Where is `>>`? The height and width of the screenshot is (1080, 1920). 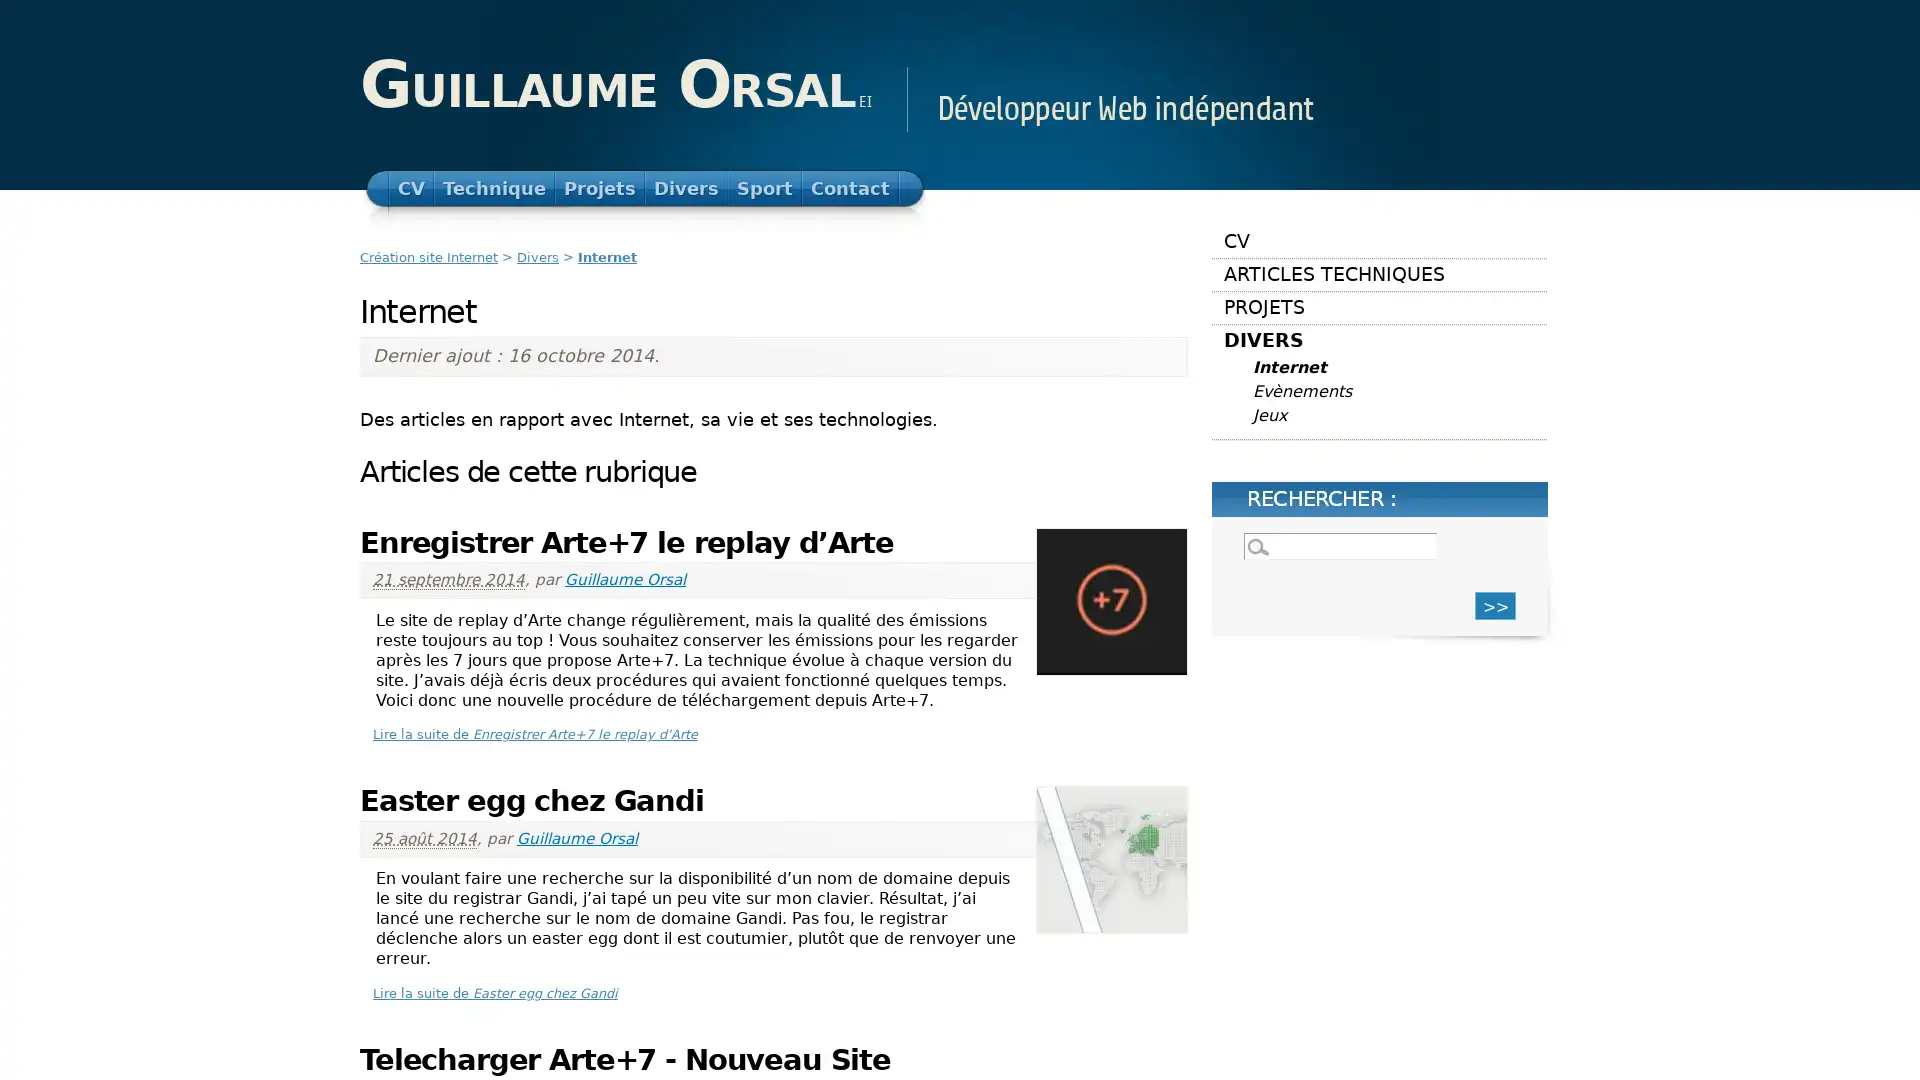
>> is located at coordinates (1495, 604).